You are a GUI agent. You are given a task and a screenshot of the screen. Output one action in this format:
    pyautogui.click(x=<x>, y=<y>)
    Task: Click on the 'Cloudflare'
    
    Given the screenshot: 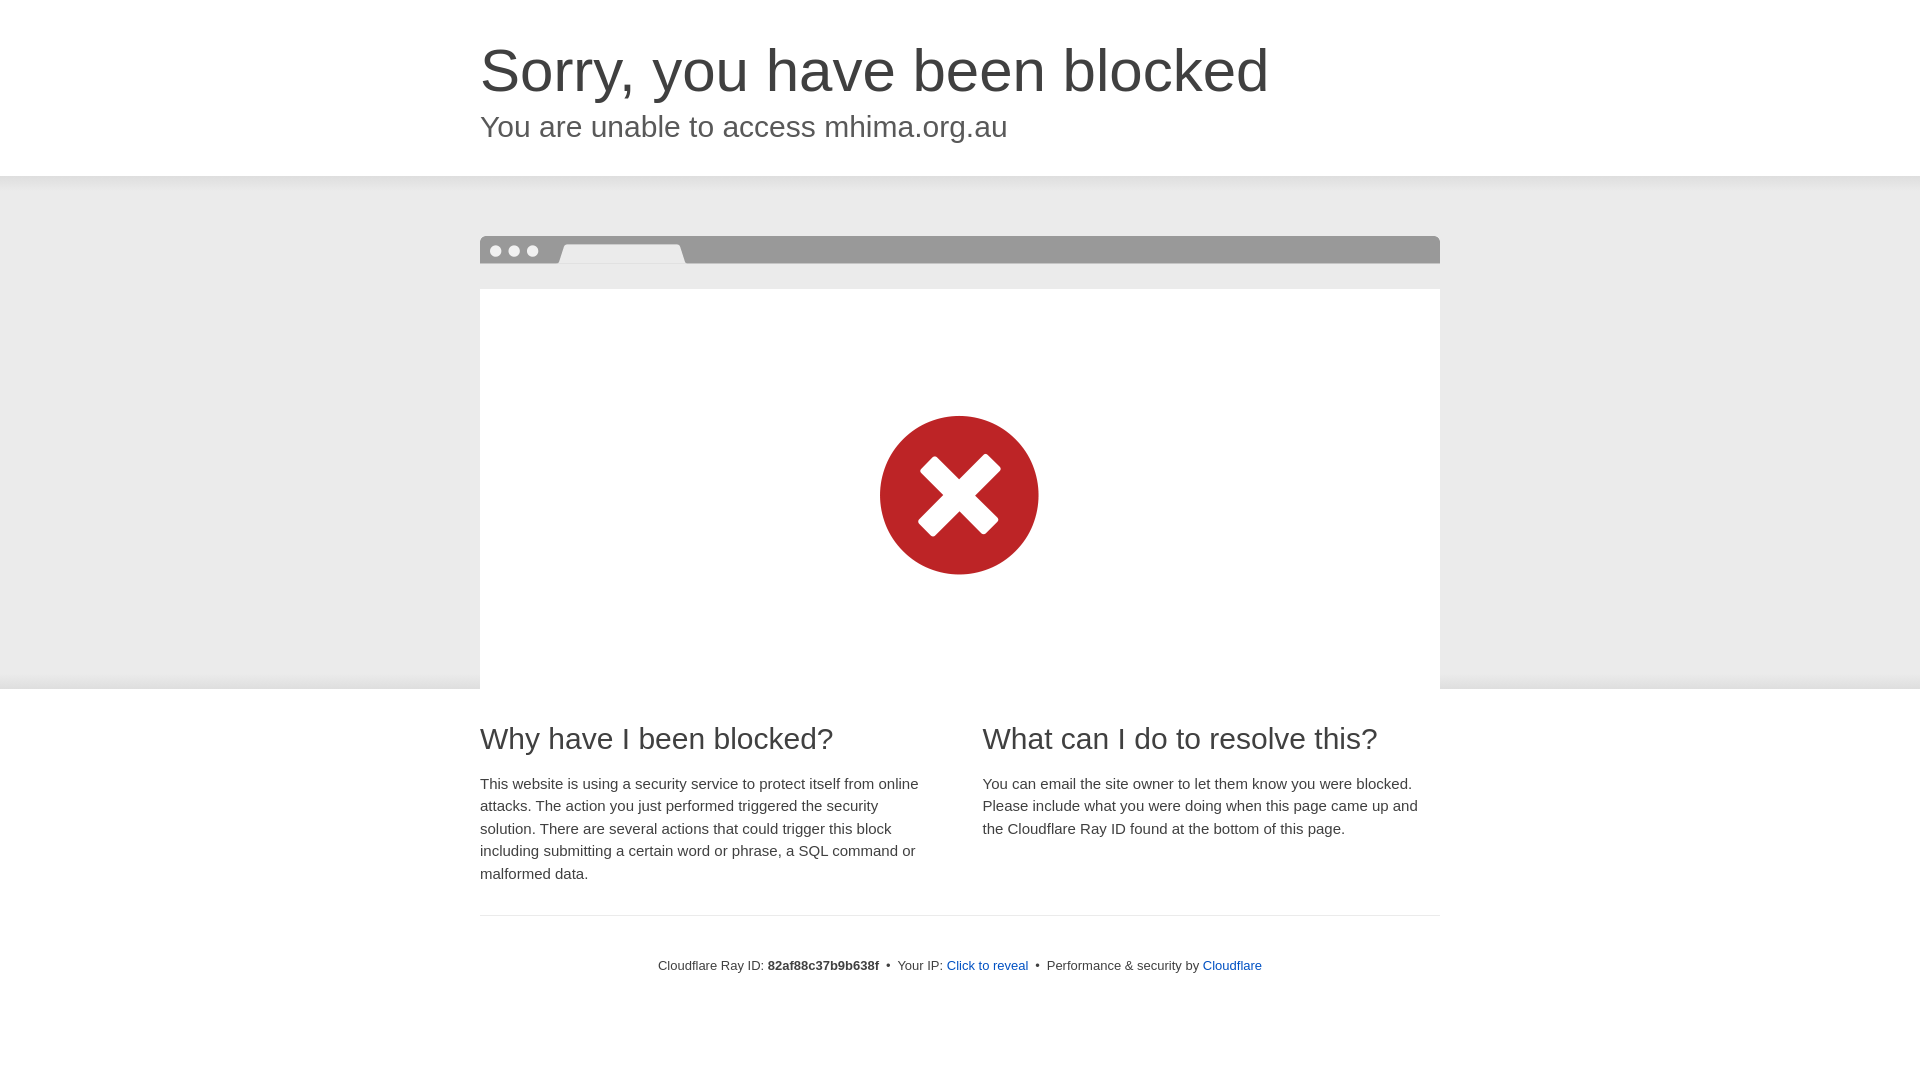 What is the action you would take?
    pyautogui.click(x=1231, y=964)
    